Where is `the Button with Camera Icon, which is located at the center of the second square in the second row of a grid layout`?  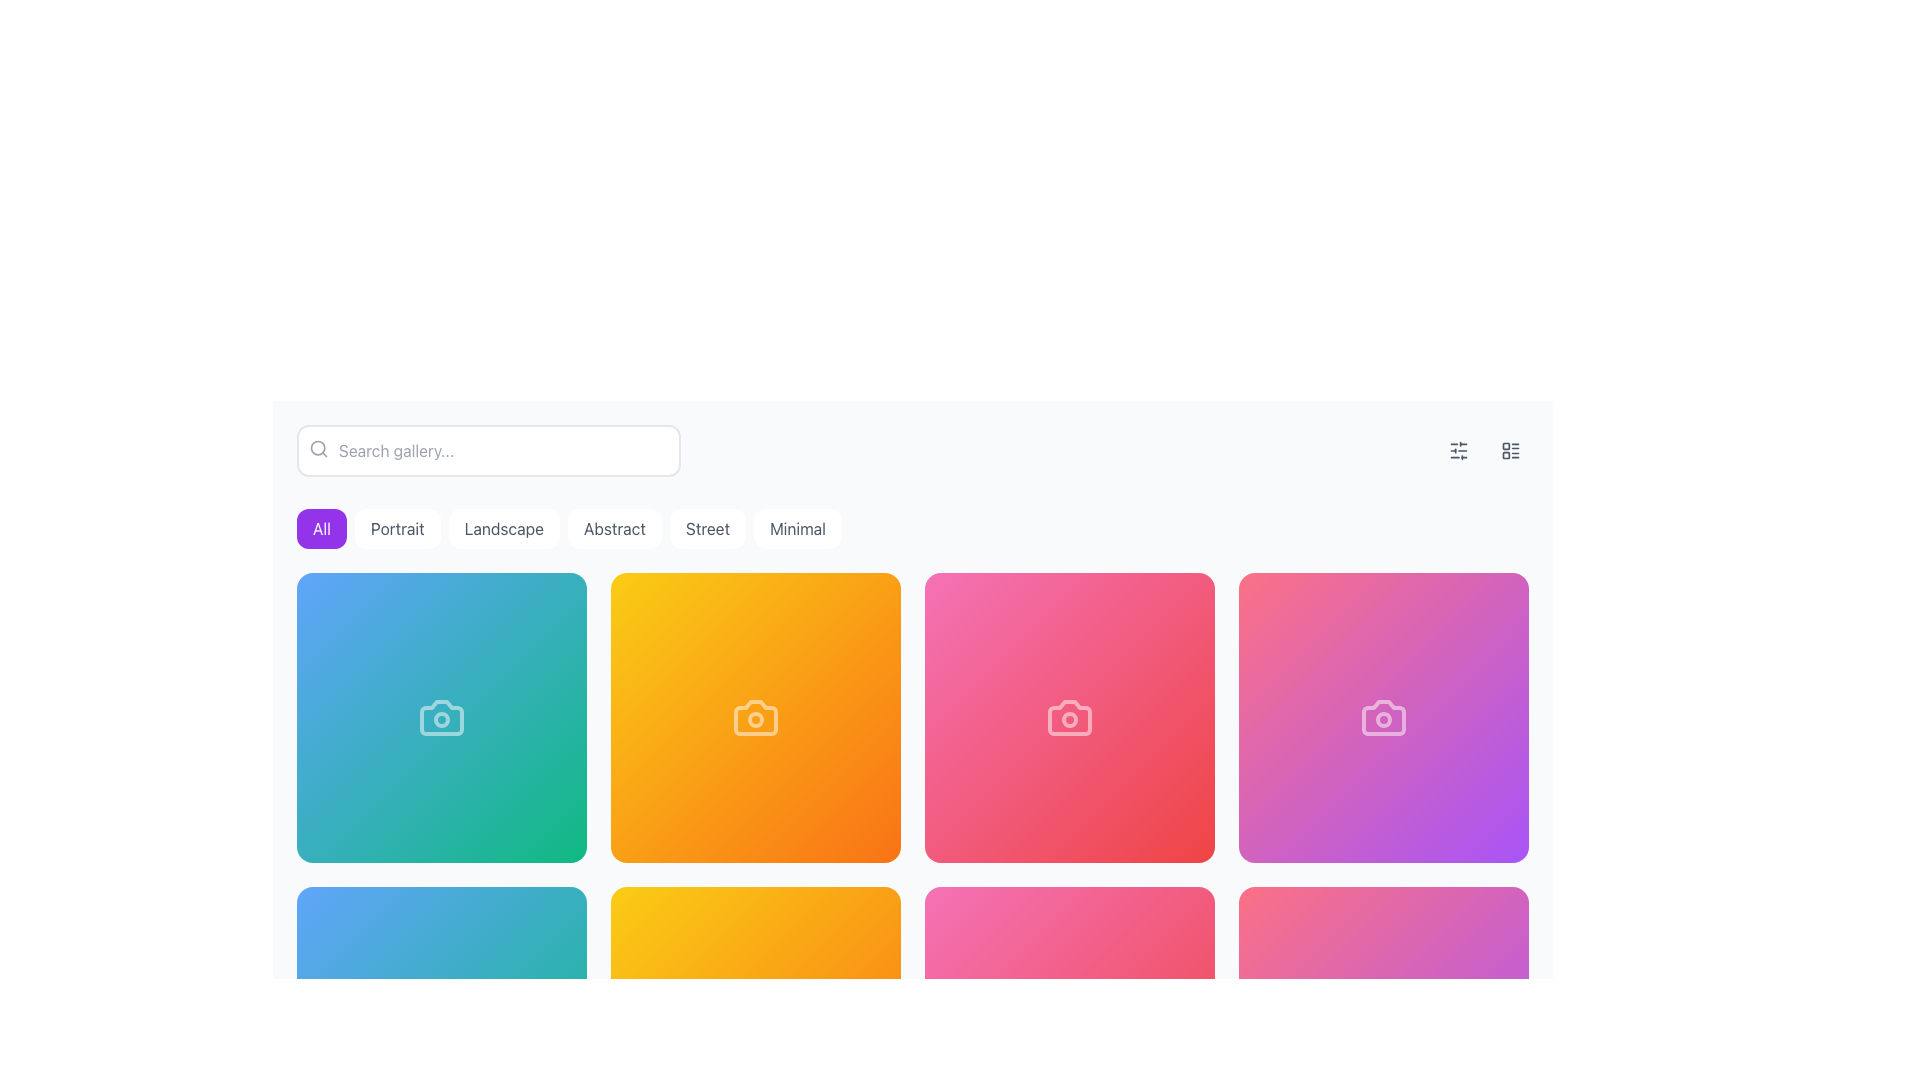
the Button with Camera Icon, which is located at the center of the second square in the second row of a grid layout is located at coordinates (754, 716).